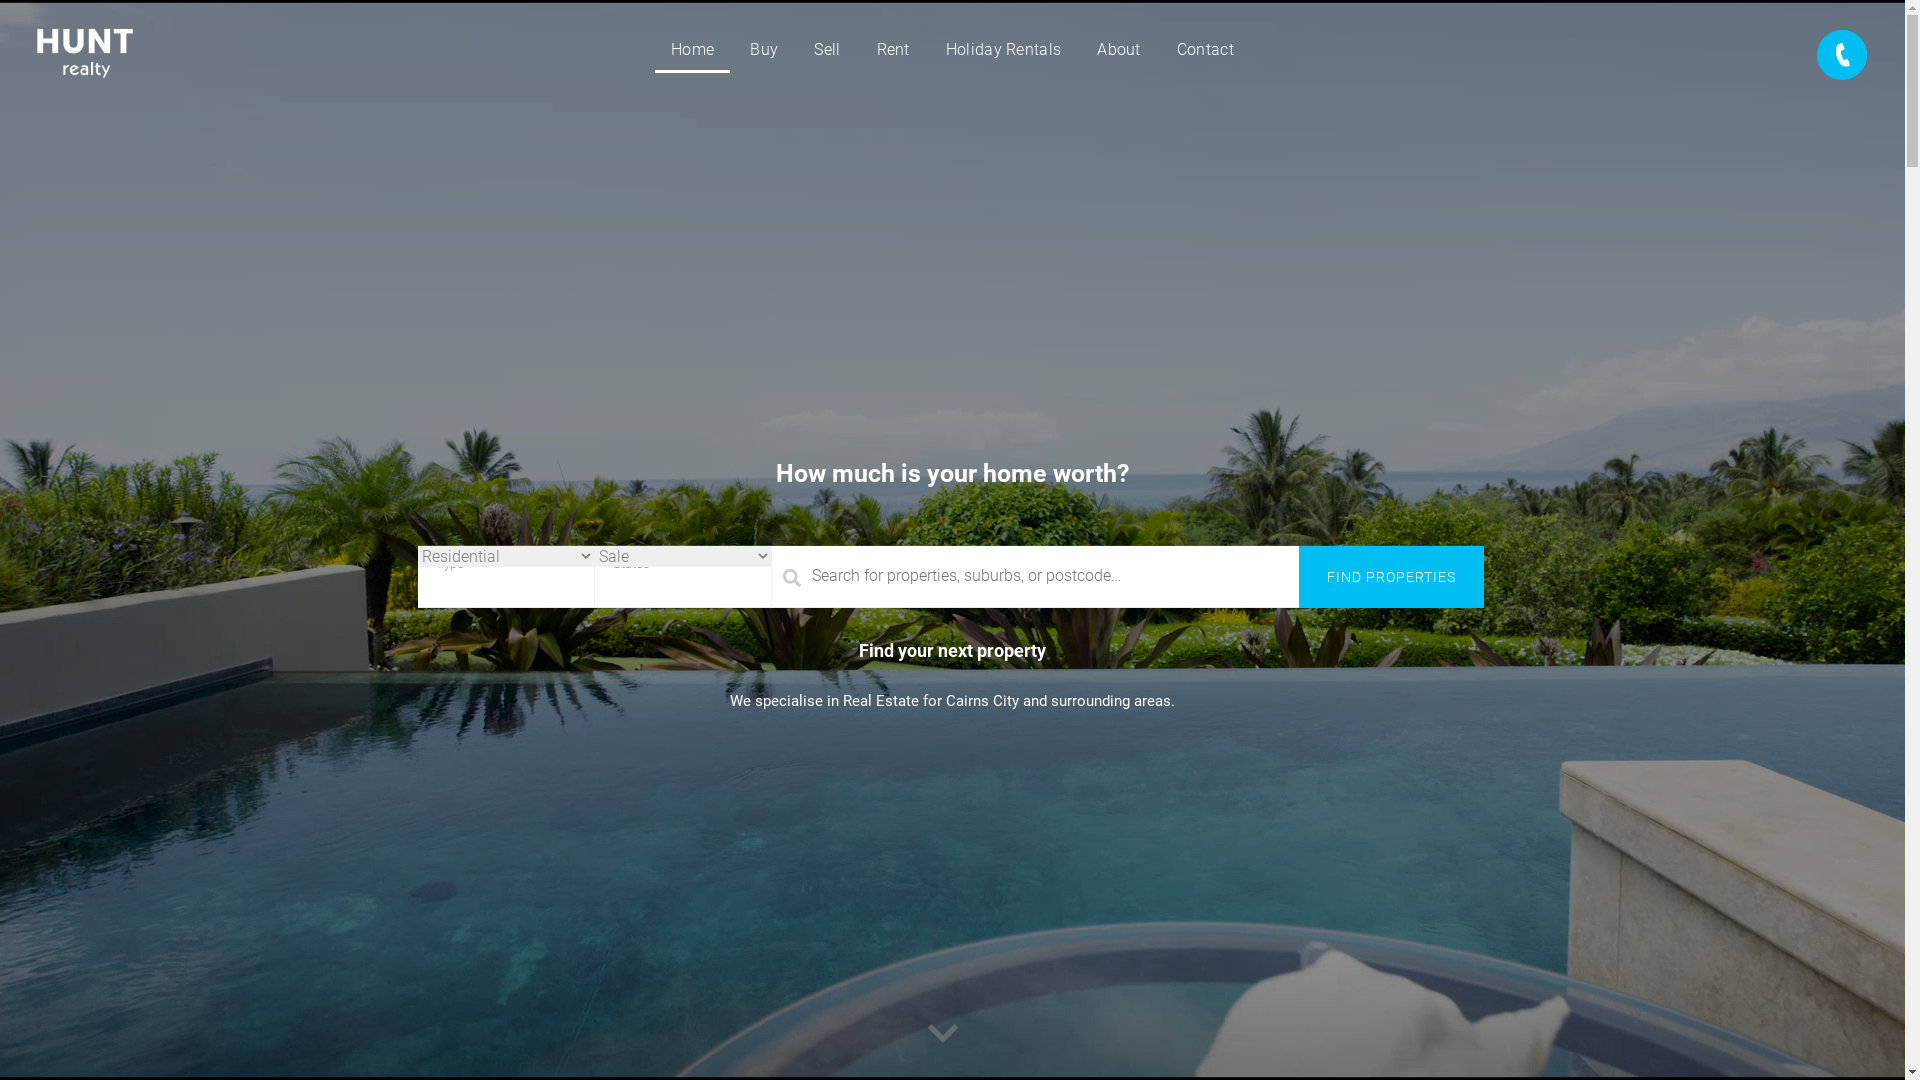 Image resolution: width=1920 pixels, height=1080 pixels. Describe the element at coordinates (1117, 49) in the screenshot. I see `'About'` at that location.